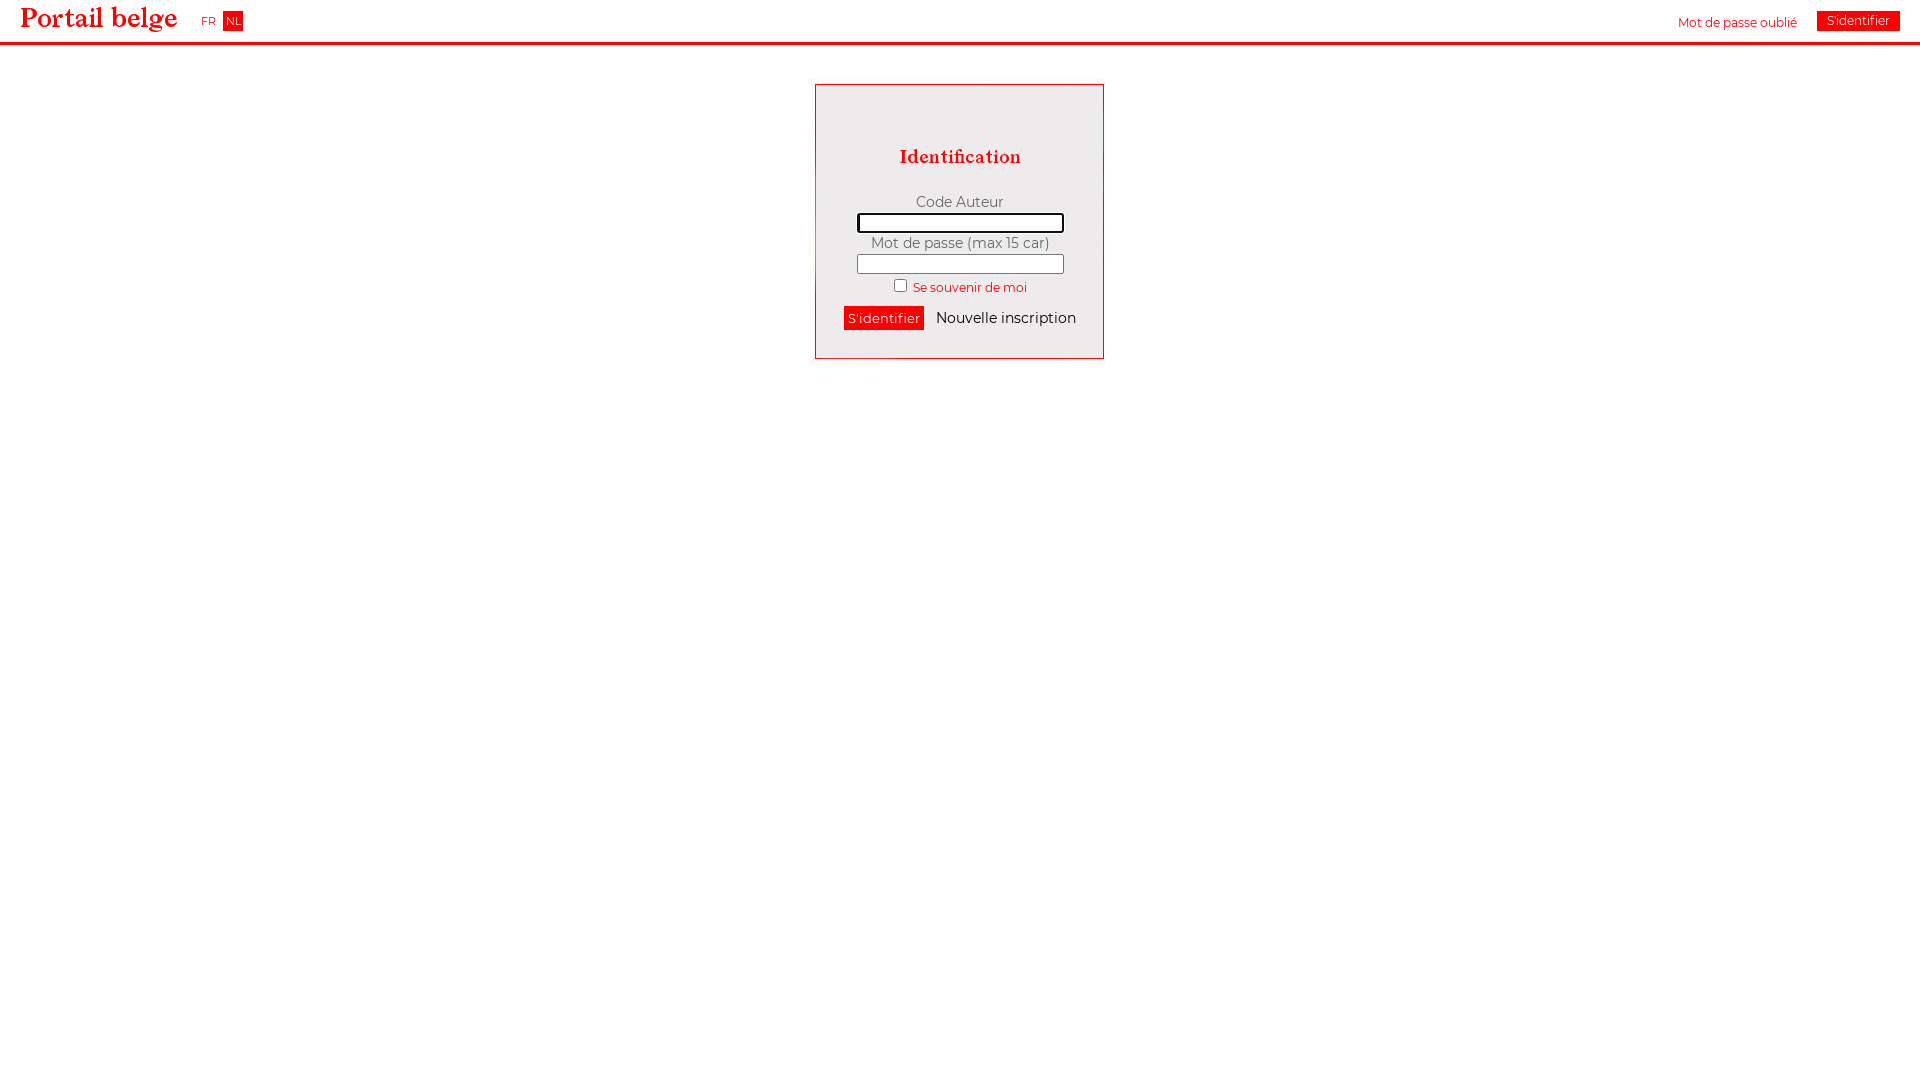  Describe the element at coordinates (19, 19) in the screenshot. I see `'Portail belge'` at that location.